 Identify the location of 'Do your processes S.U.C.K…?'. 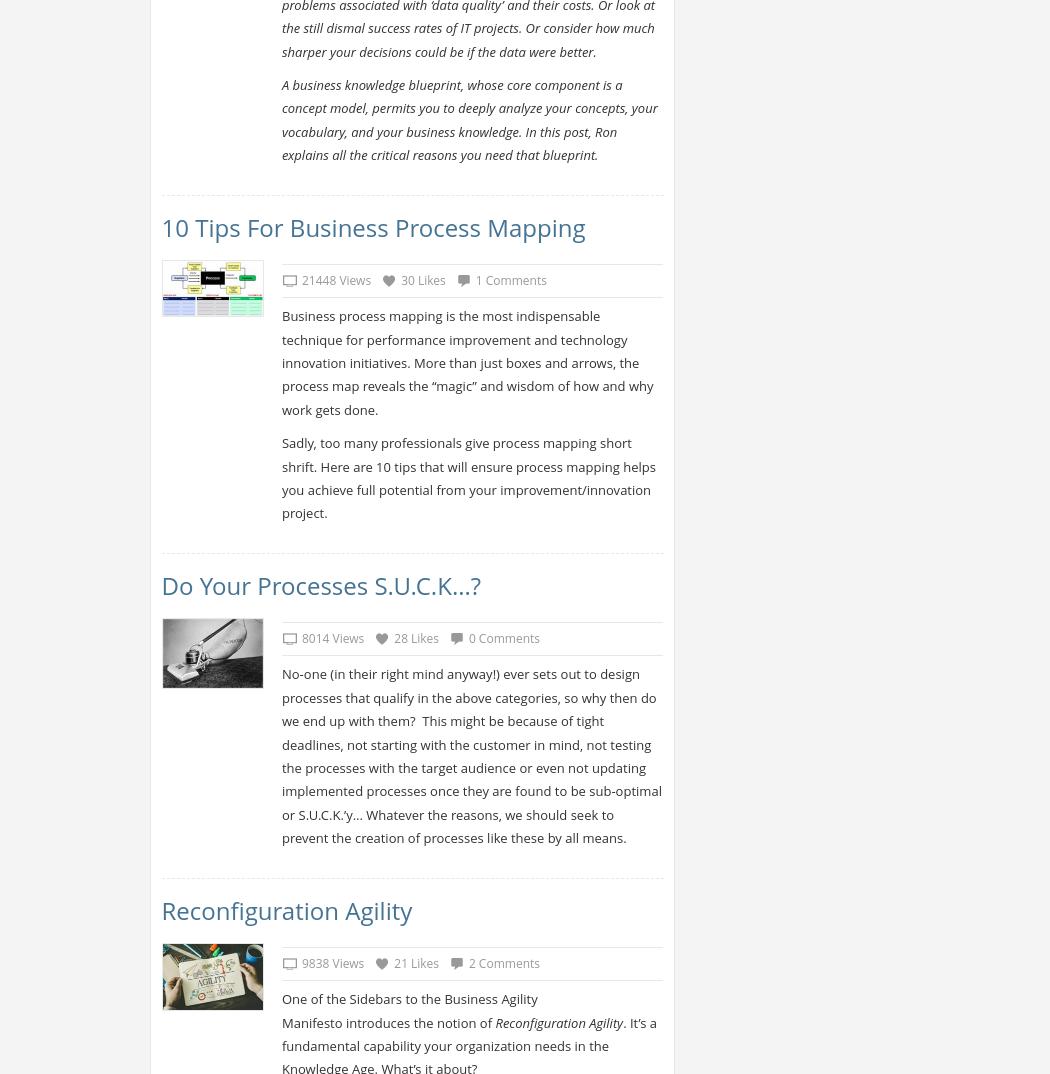
(320, 584).